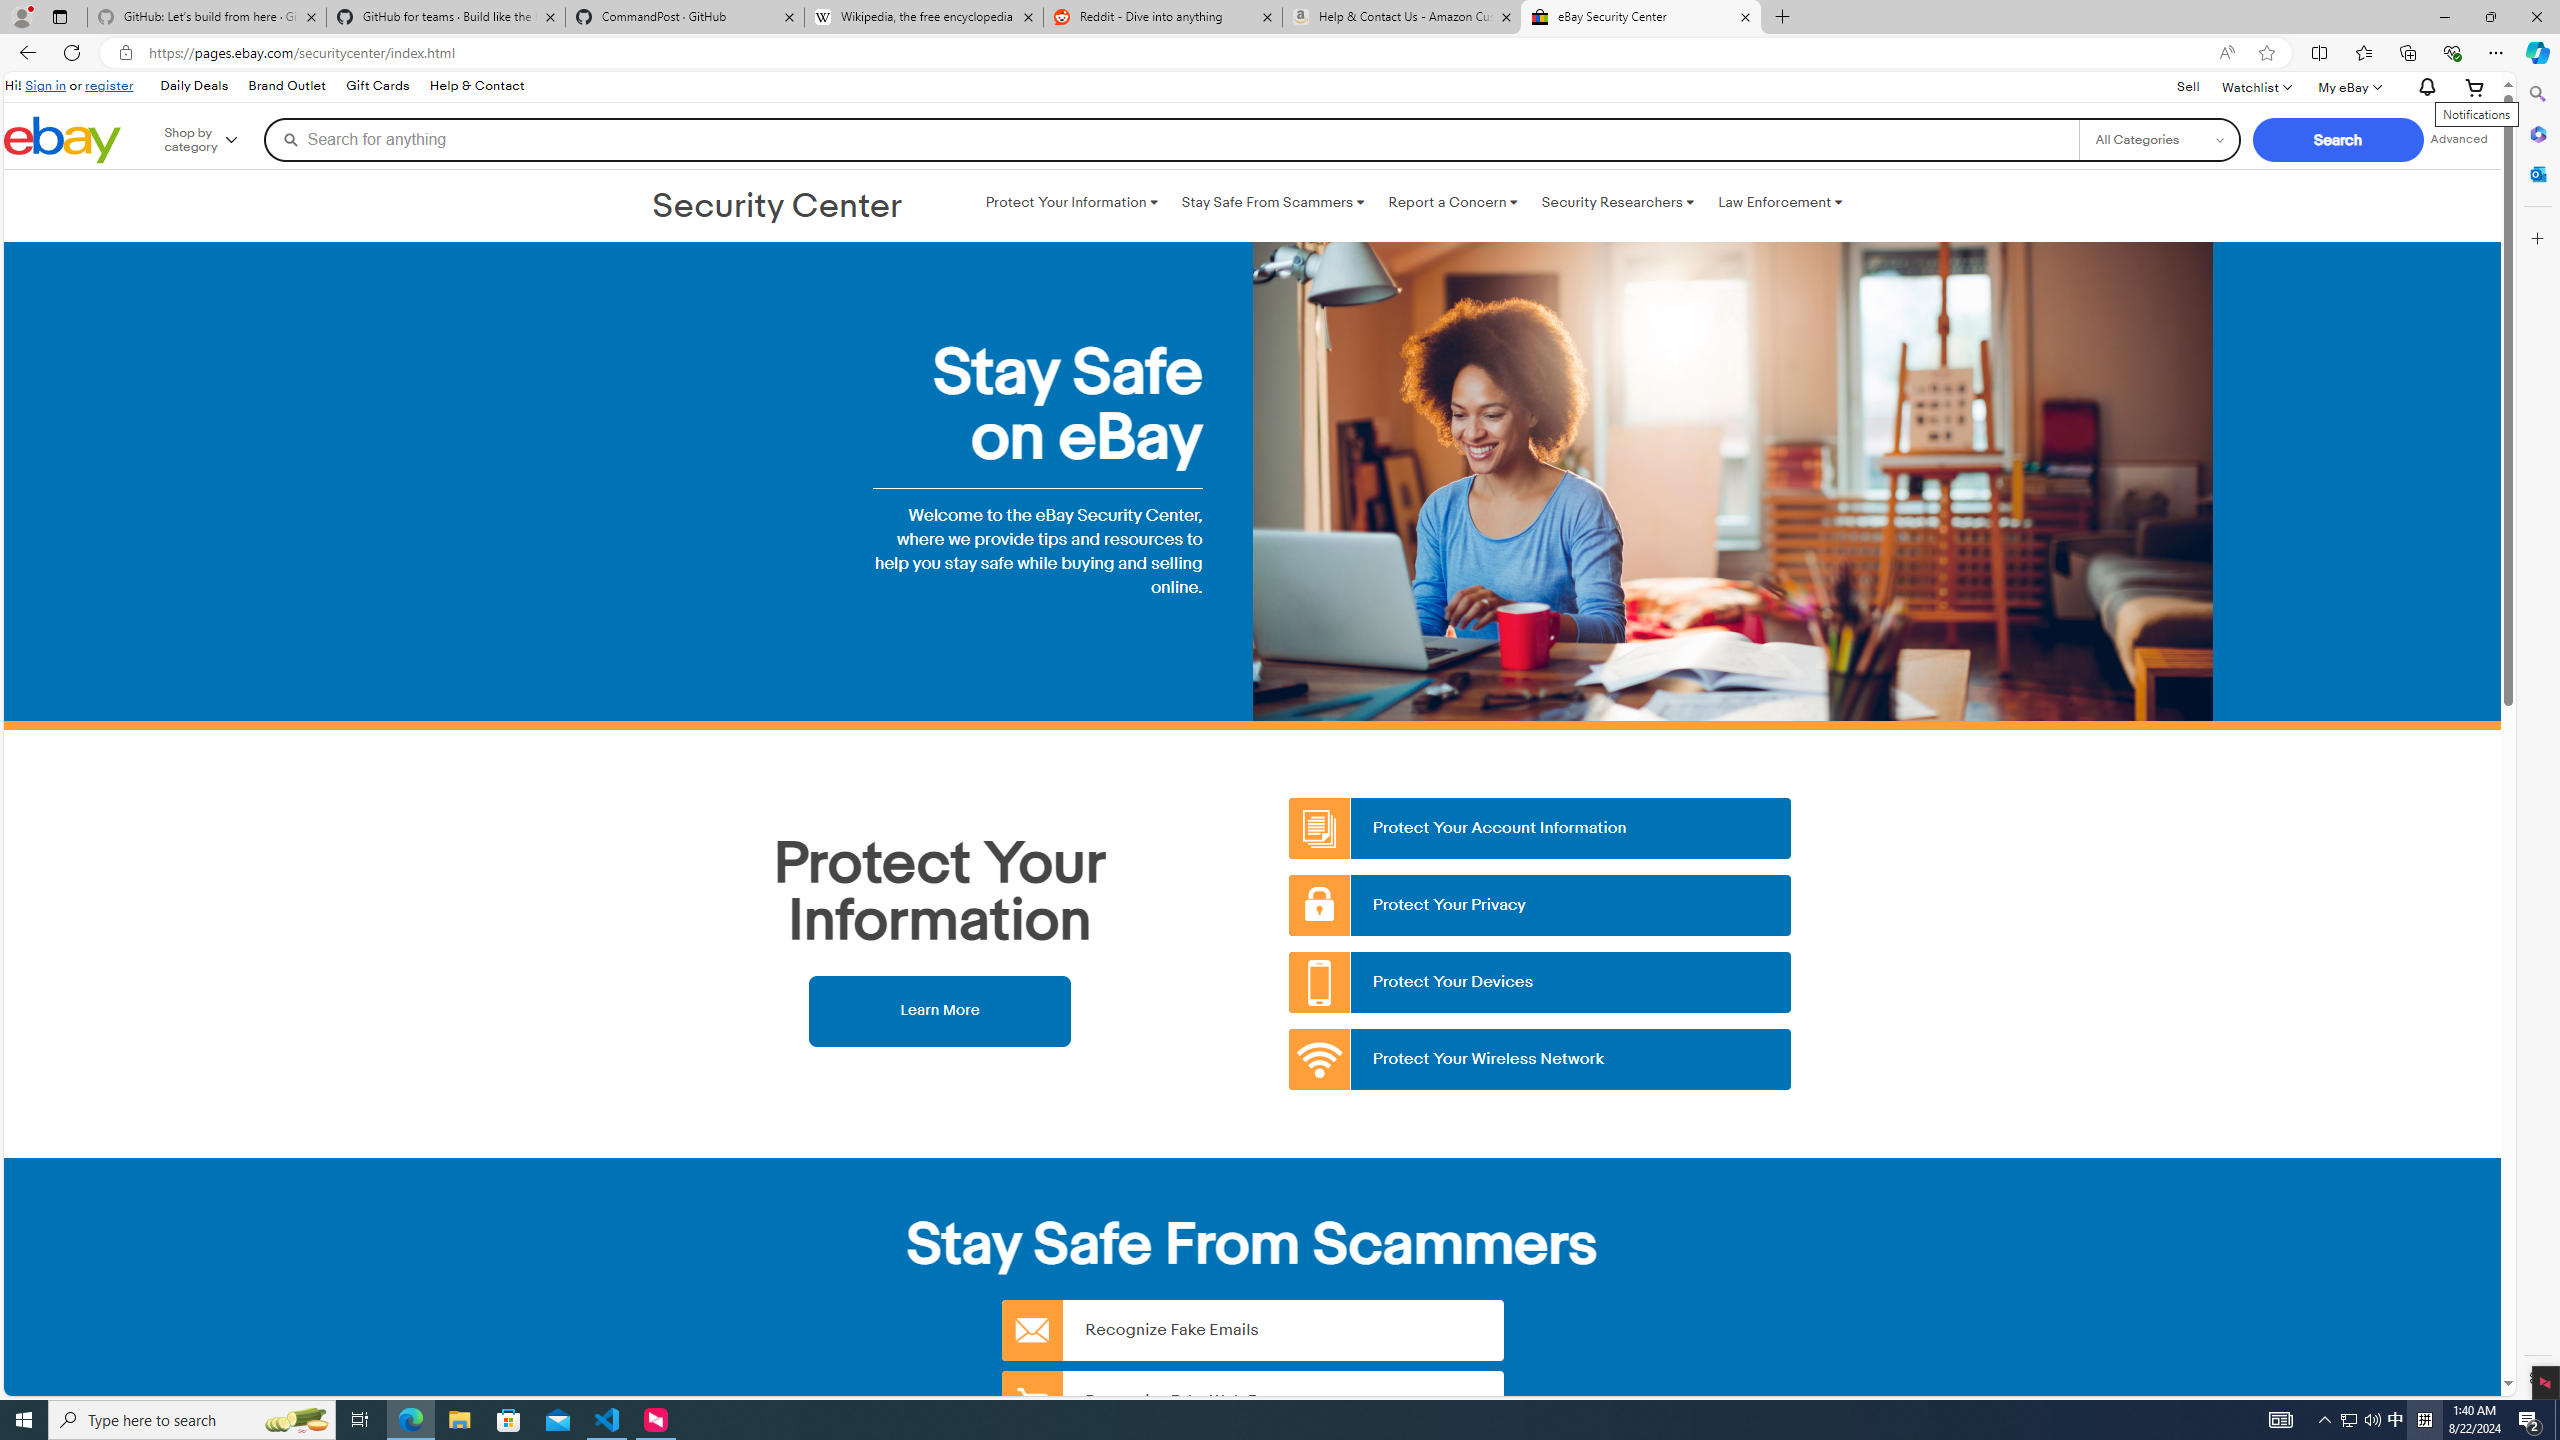  What do you see at coordinates (476, 87) in the screenshot?
I see `'Help & Contact'` at bounding box center [476, 87].